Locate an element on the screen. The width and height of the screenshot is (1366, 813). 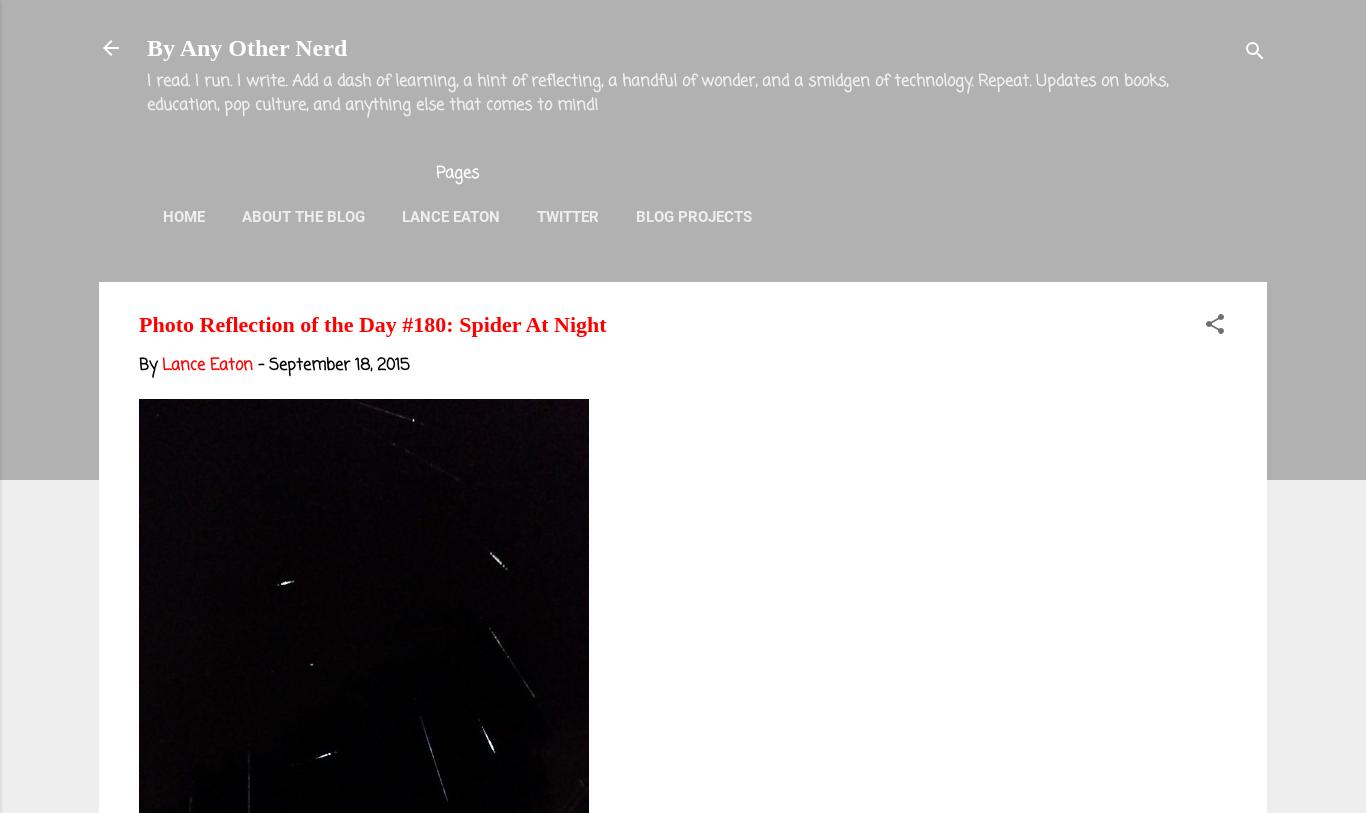
'I read. I run. I write. Add a dash of learning, a hint of reflecting, a handful of wonder, and a smidgen of technology. Repeat. 
Updates on books, education, pop culture, and anything else that comes to mind!' is located at coordinates (145, 92).